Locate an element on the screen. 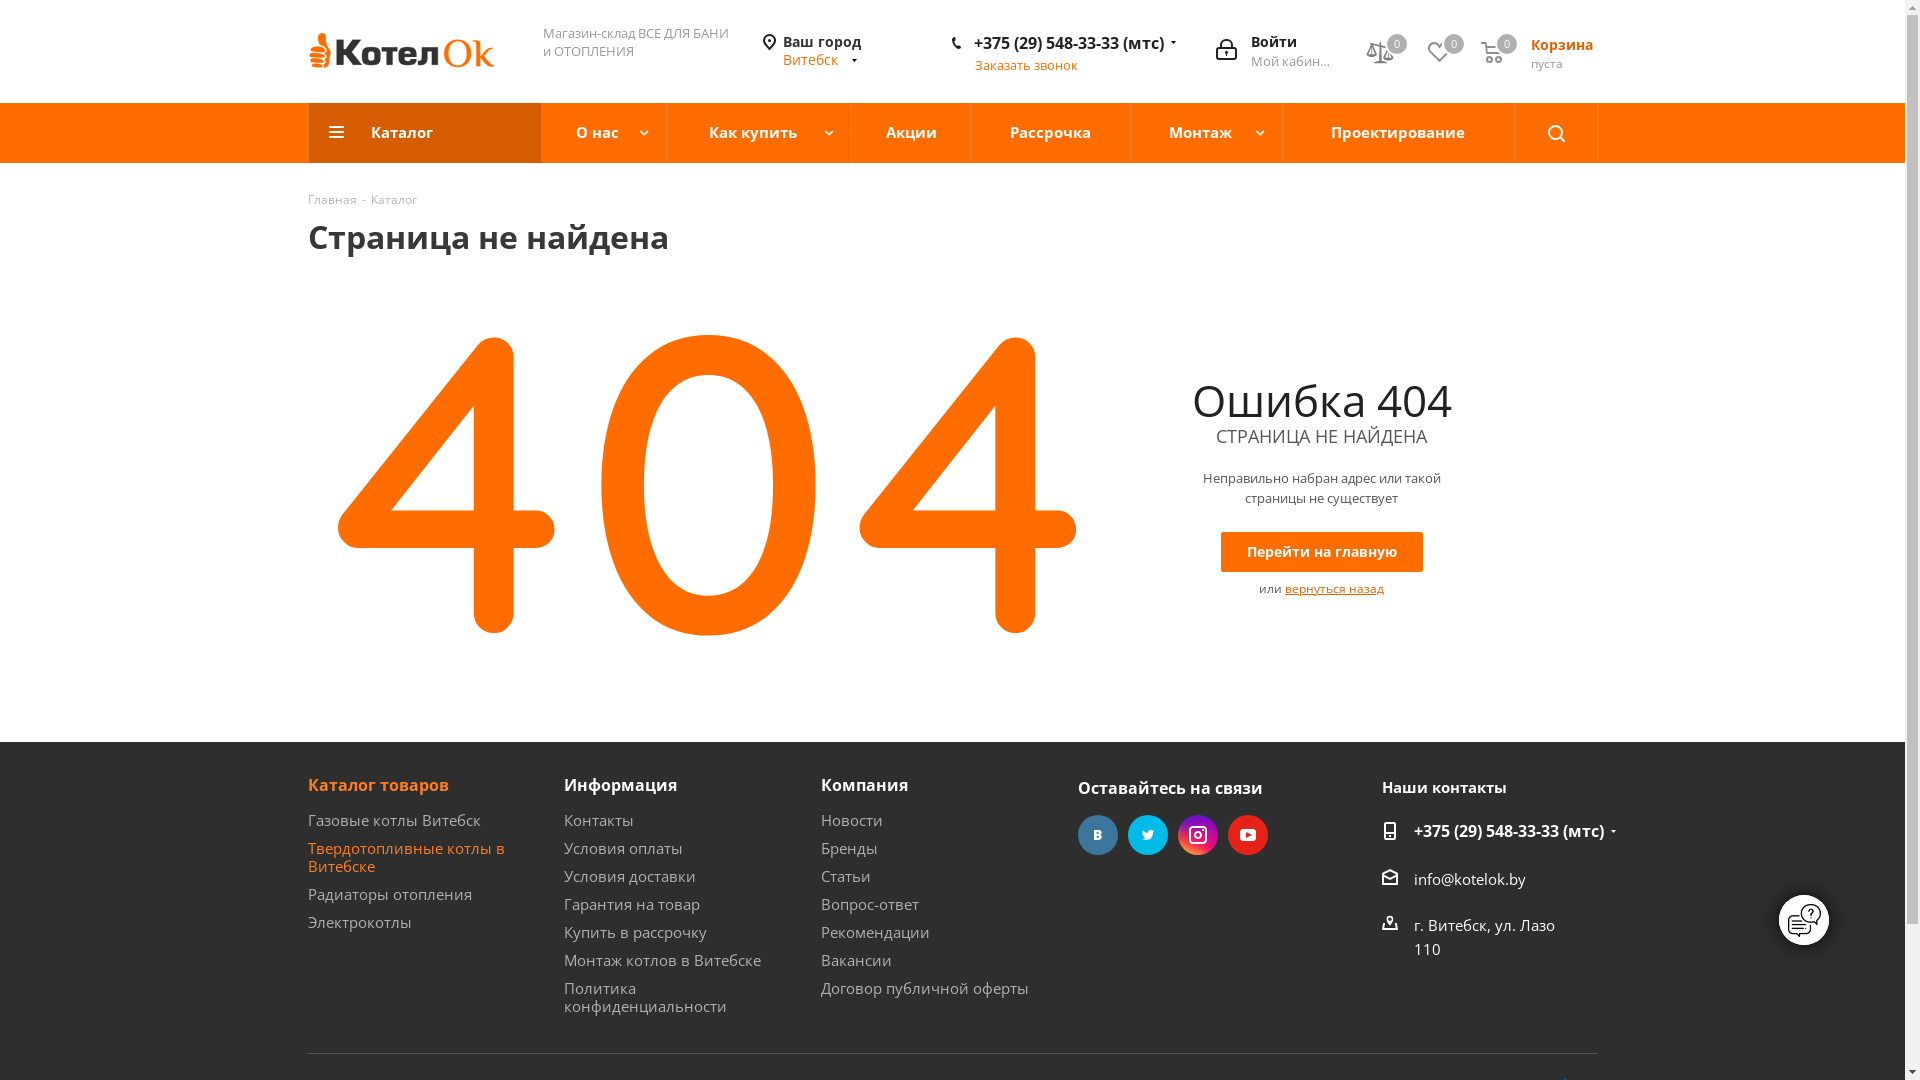 The width and height of the screenshot is (1920, 1080). 'Instagram' is located at coordinates (1198, 834).